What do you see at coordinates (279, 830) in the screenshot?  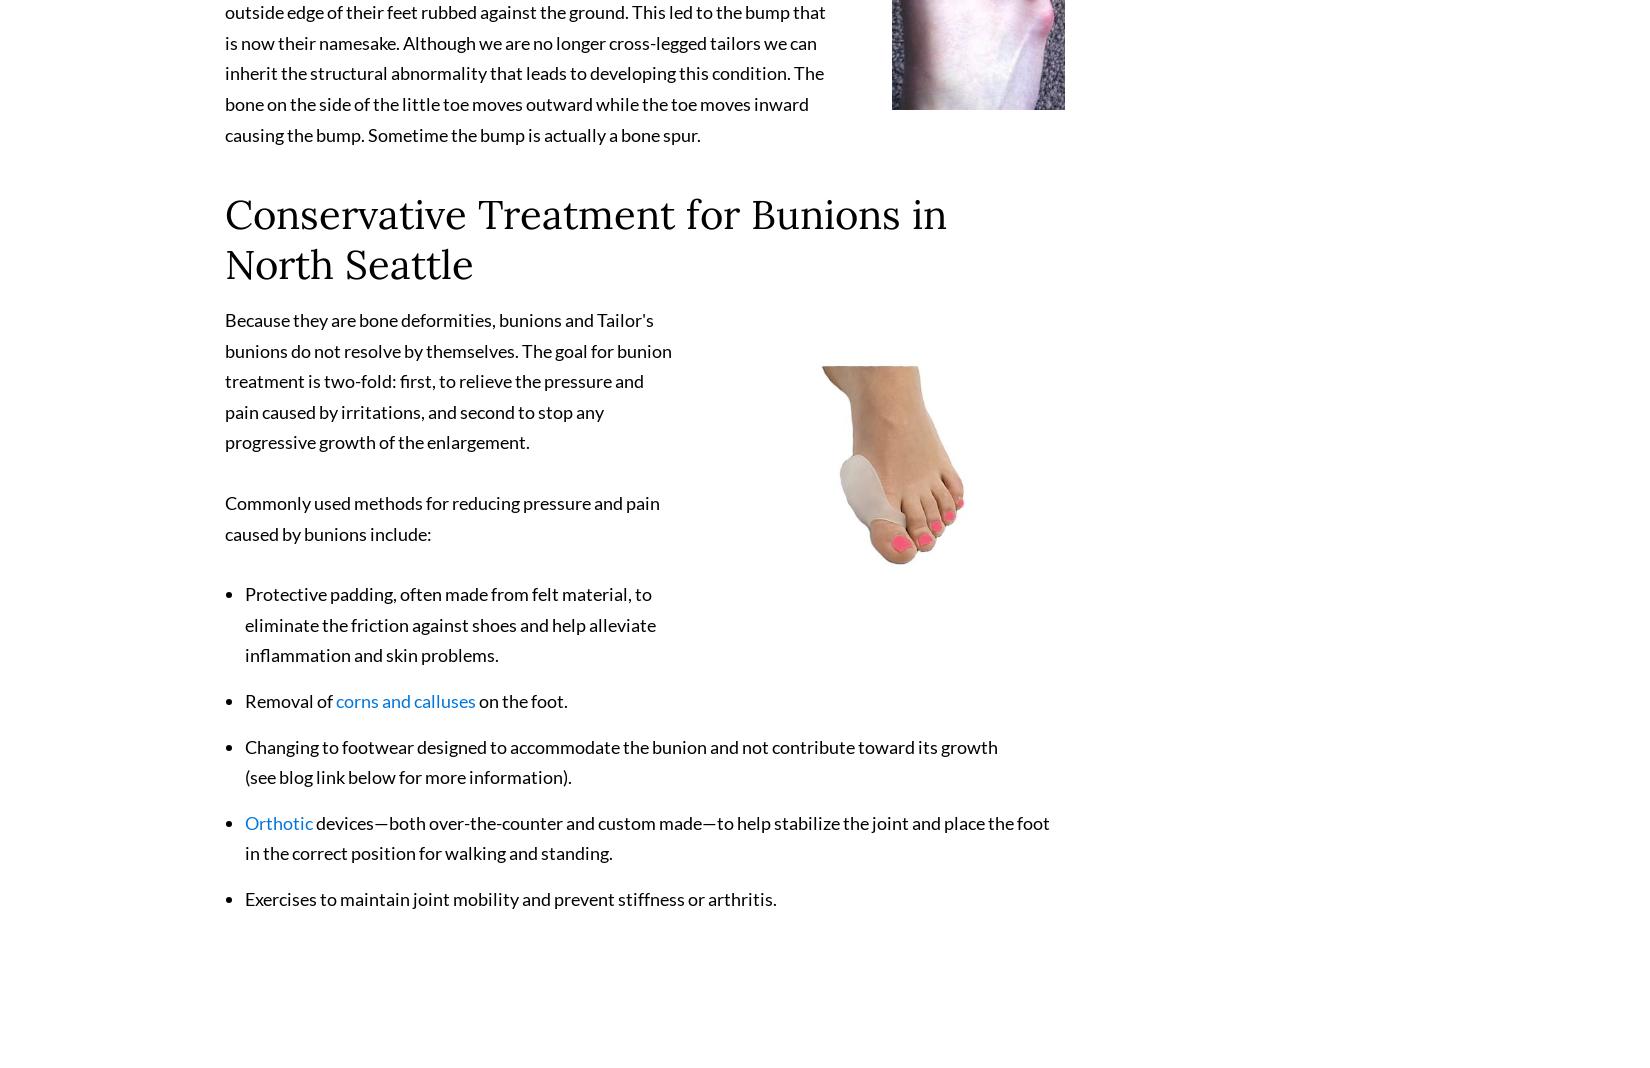 I see `'Orthotic'` at bounding box center [279, 830].